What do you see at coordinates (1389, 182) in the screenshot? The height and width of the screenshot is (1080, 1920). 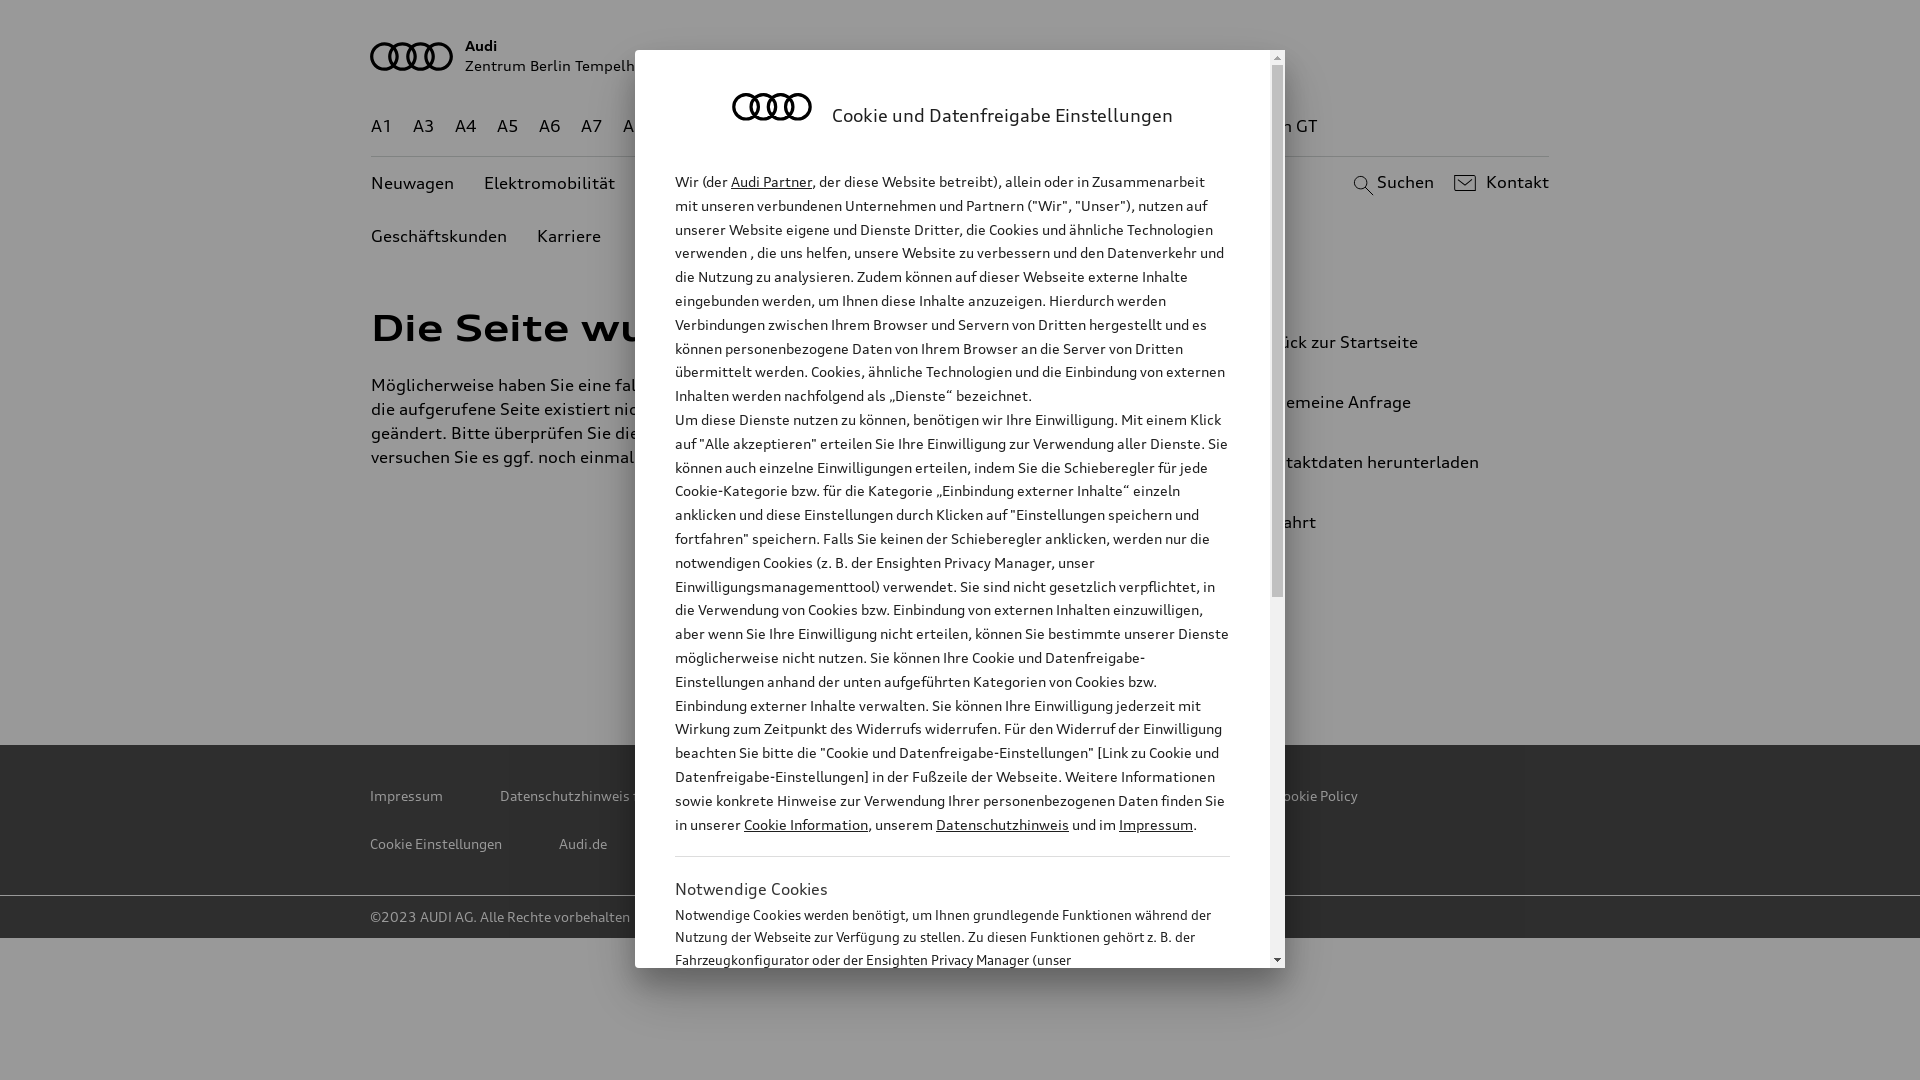 I see `'Suchen'` at bounding box center [1389, 182].